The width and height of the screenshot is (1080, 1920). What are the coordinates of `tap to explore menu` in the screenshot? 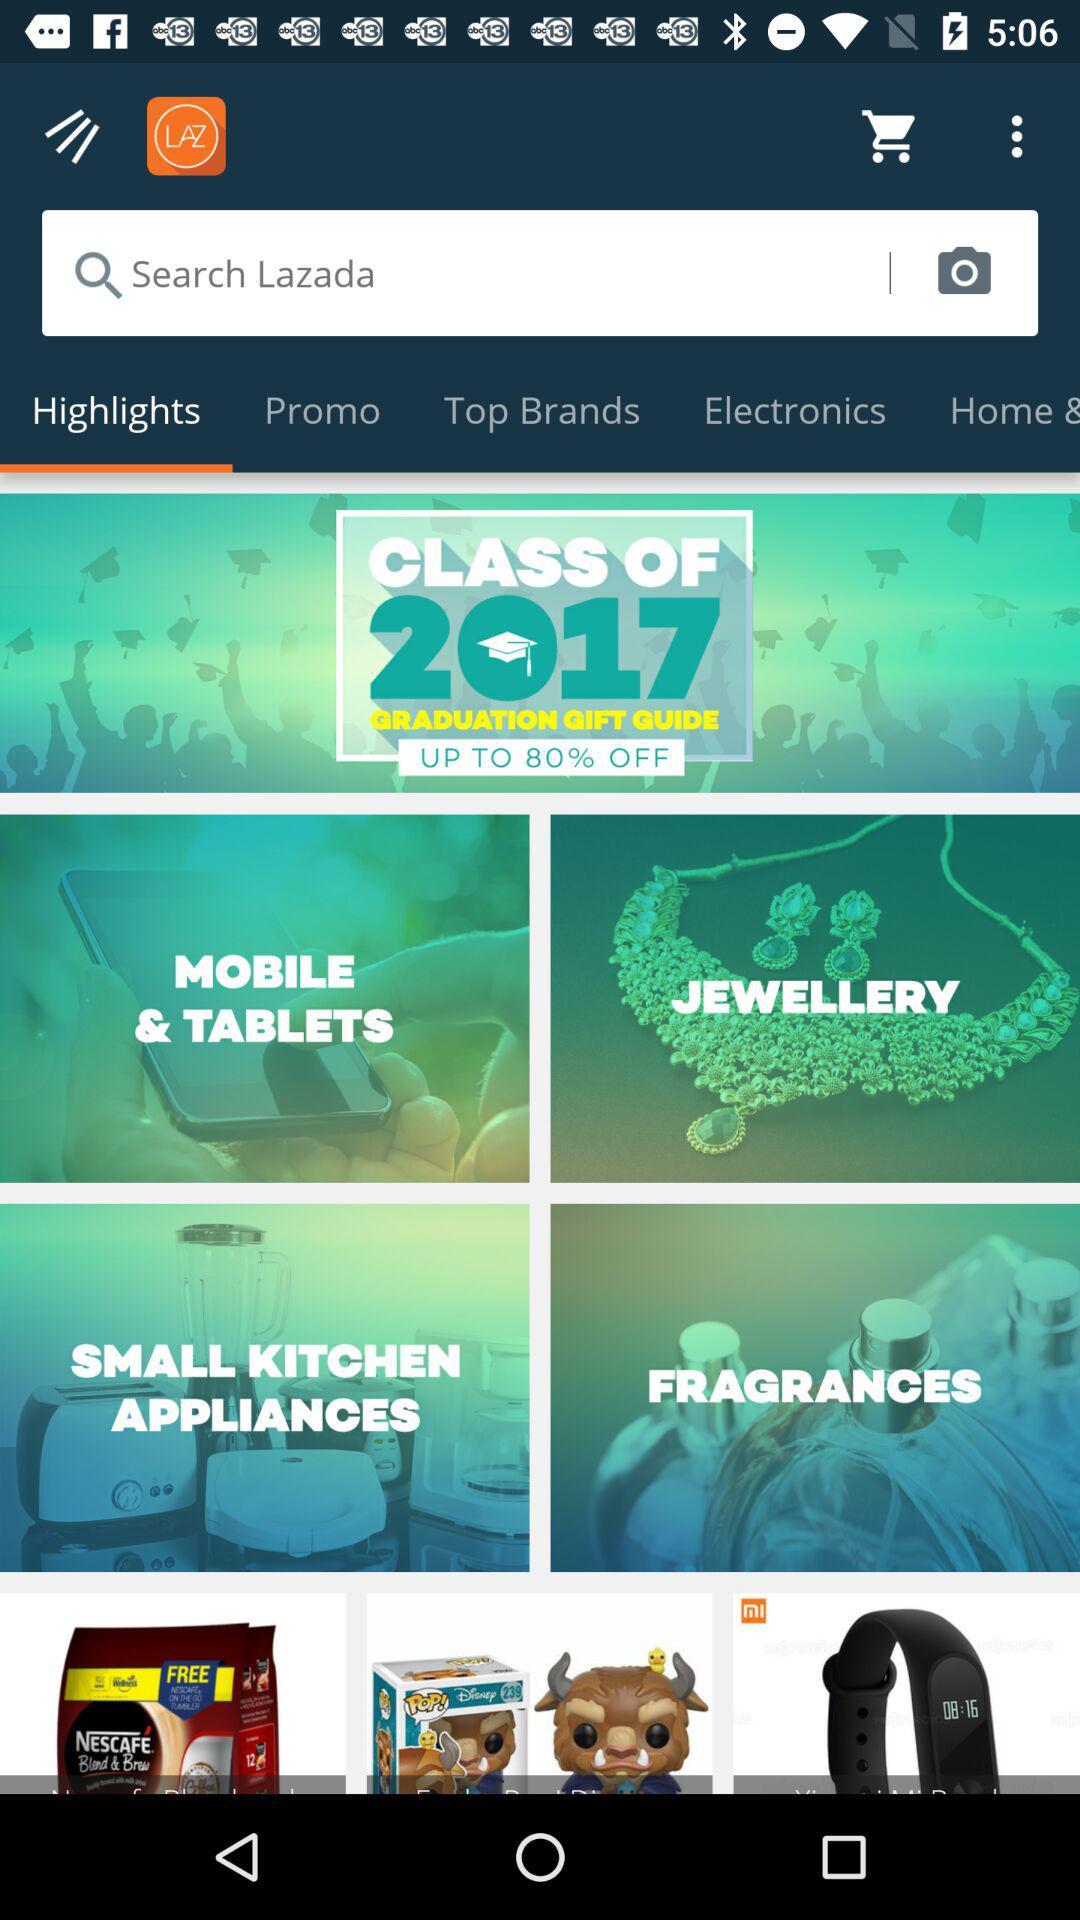 It's located at (72, 135).